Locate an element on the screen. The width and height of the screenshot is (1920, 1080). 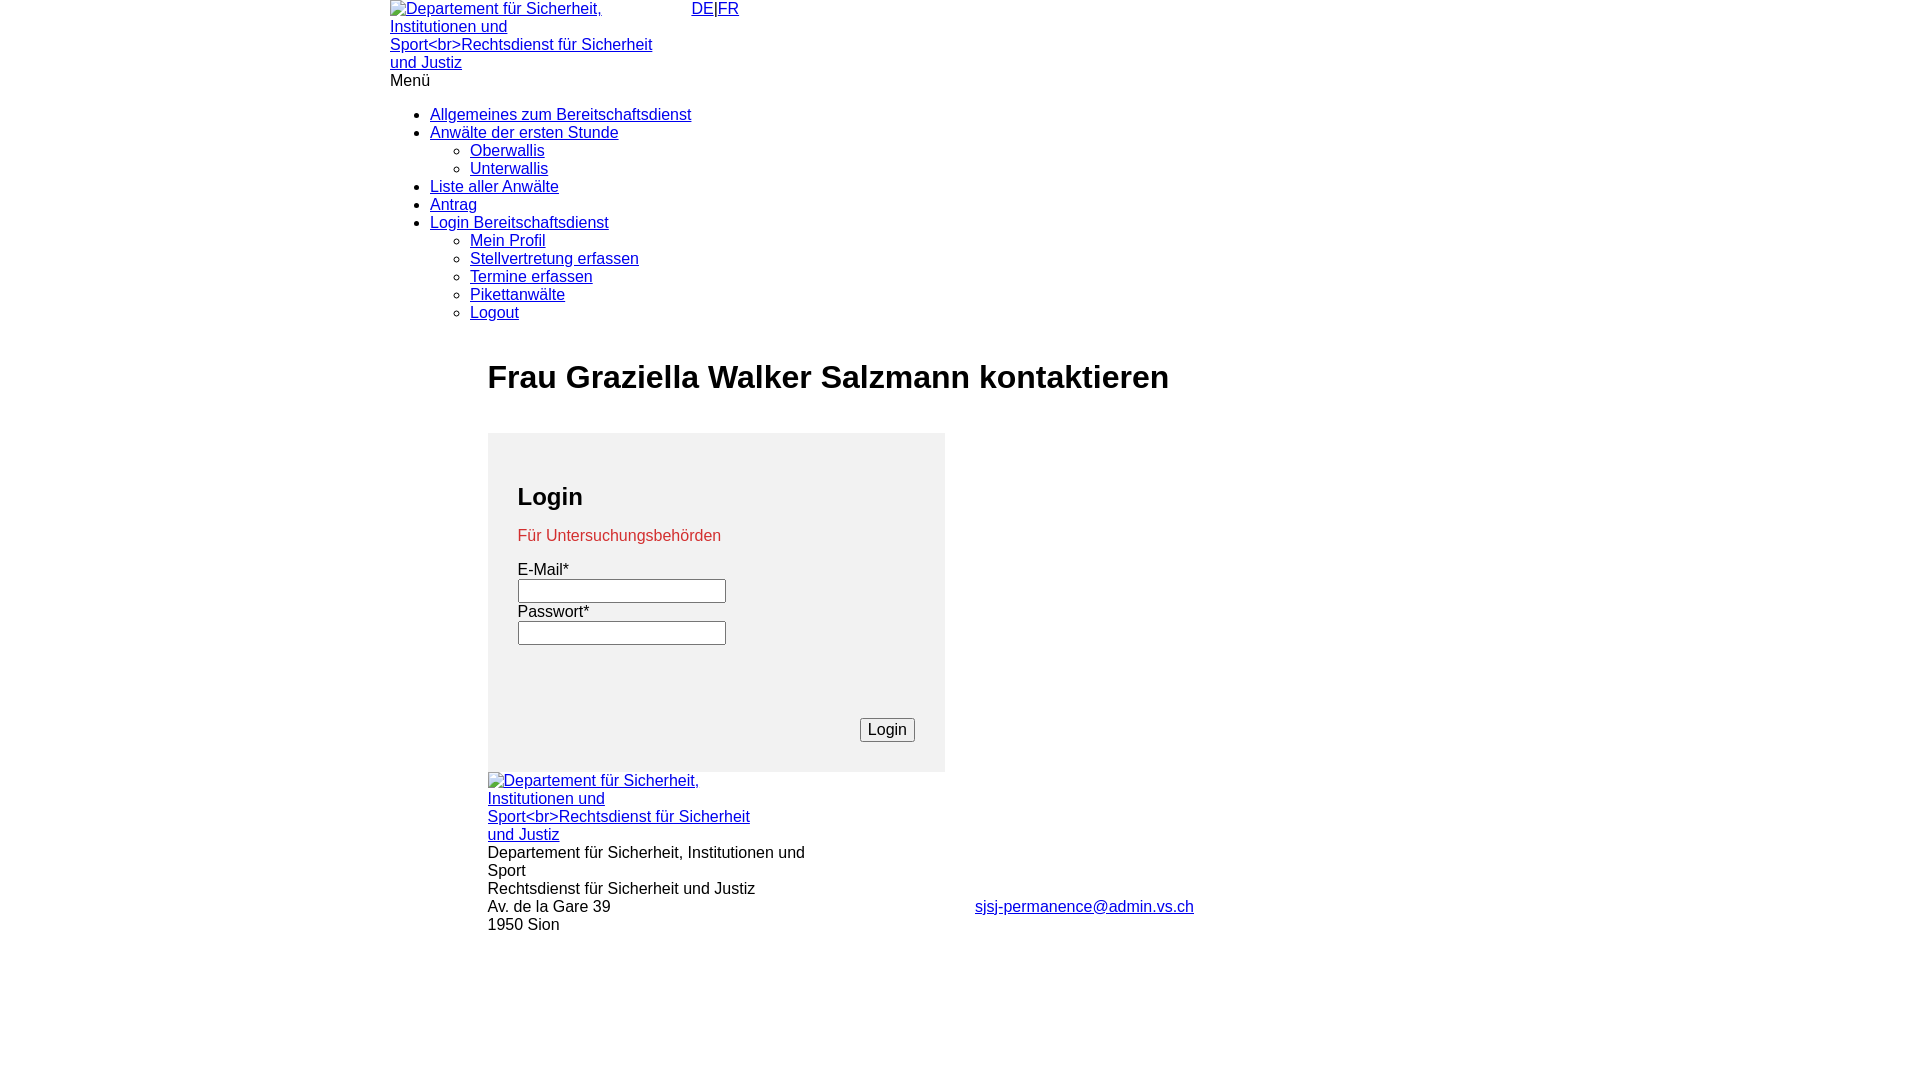
'Oberwallis' is located at coordinates (469, 149).